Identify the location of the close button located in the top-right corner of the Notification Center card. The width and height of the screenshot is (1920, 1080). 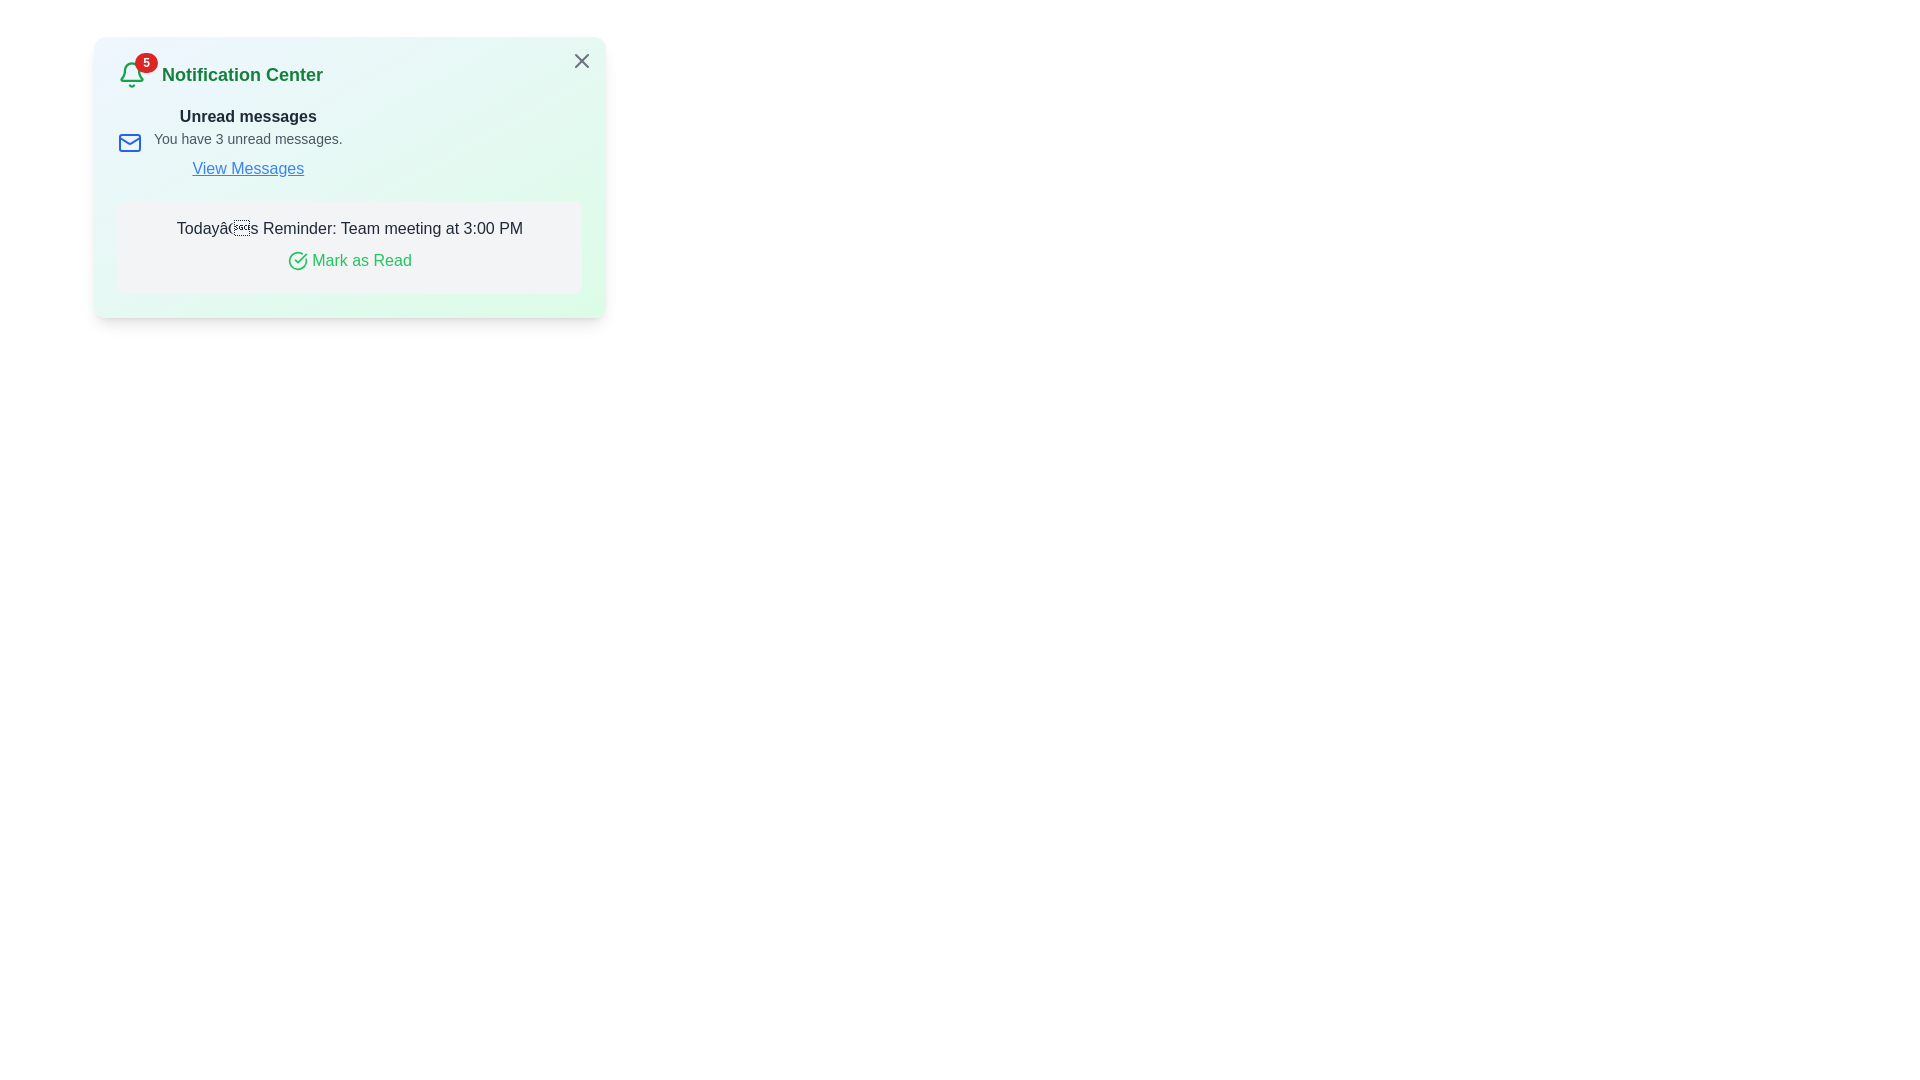
(580, 60).